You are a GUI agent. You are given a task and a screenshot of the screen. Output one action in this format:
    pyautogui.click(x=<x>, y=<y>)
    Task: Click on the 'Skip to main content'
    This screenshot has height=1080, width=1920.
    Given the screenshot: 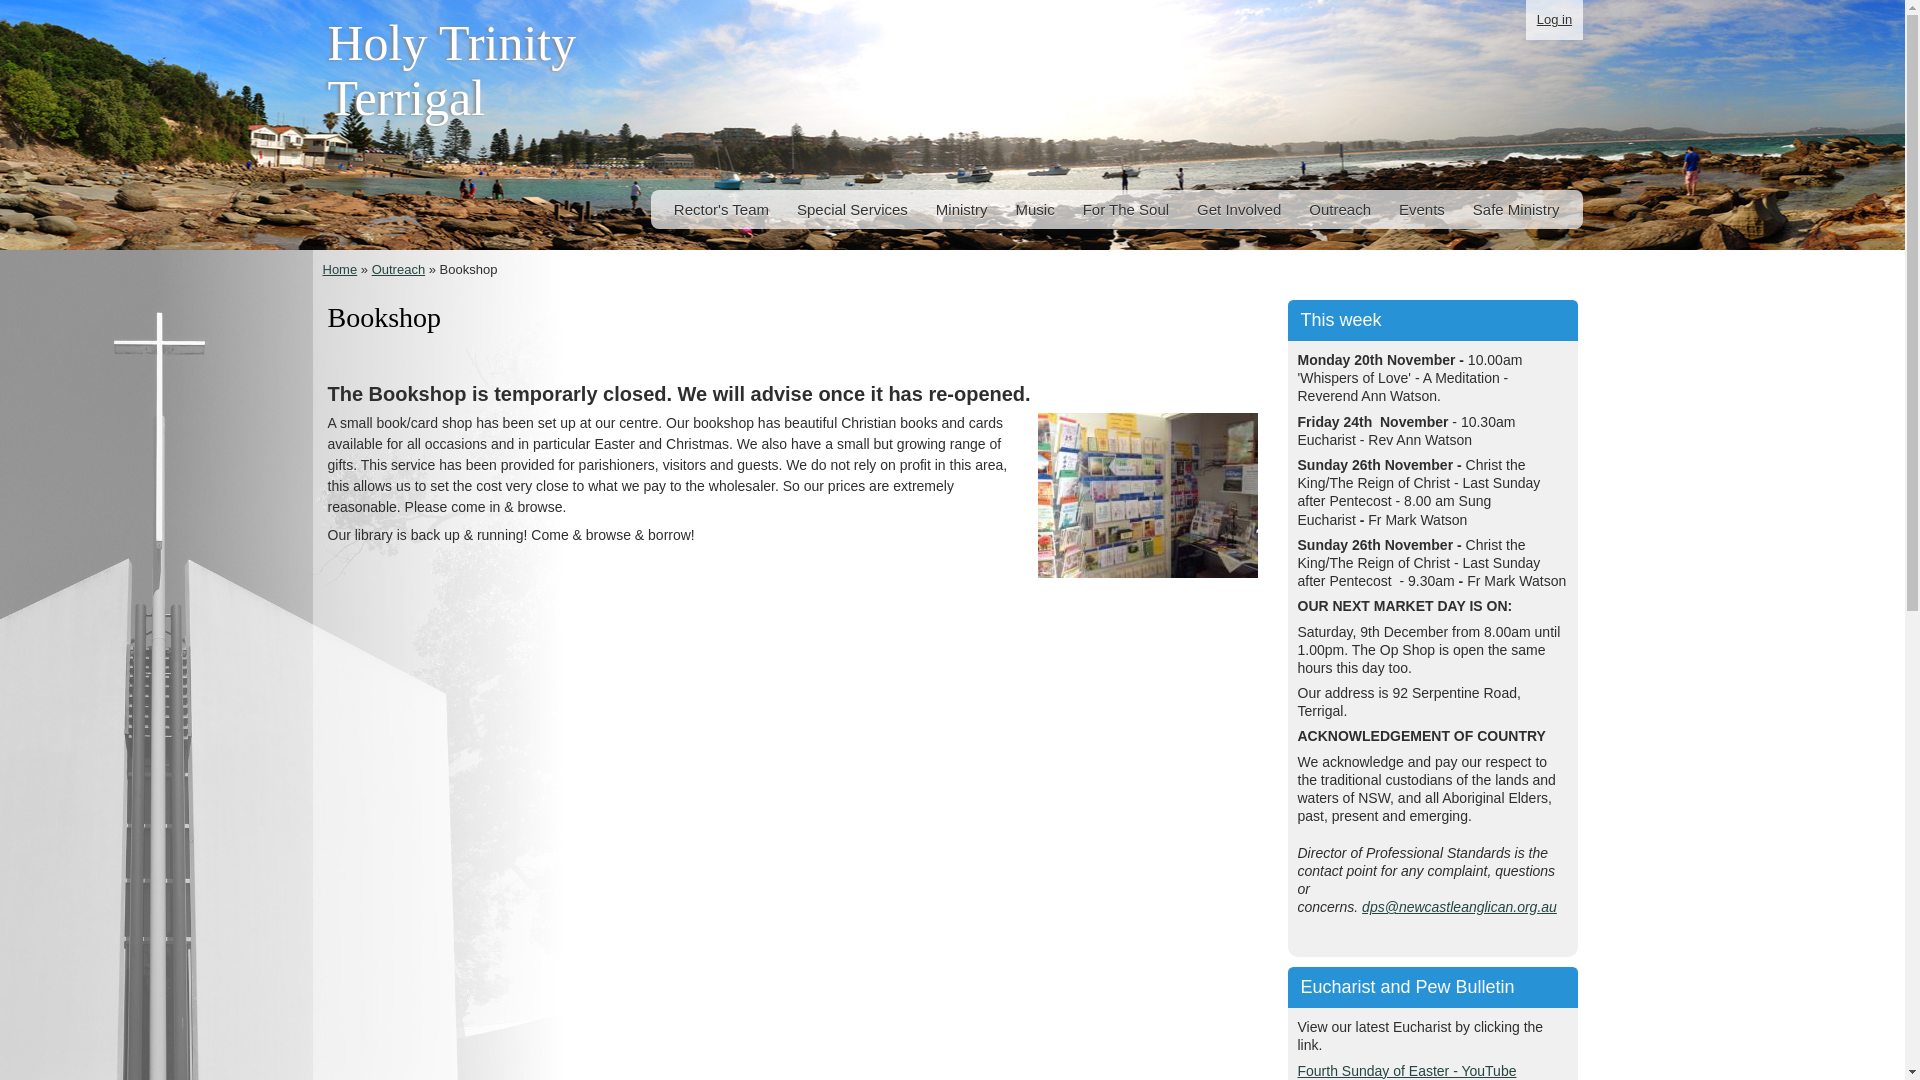 What is the action you would take?
    pyautogui.click(x=909, y=1)
    